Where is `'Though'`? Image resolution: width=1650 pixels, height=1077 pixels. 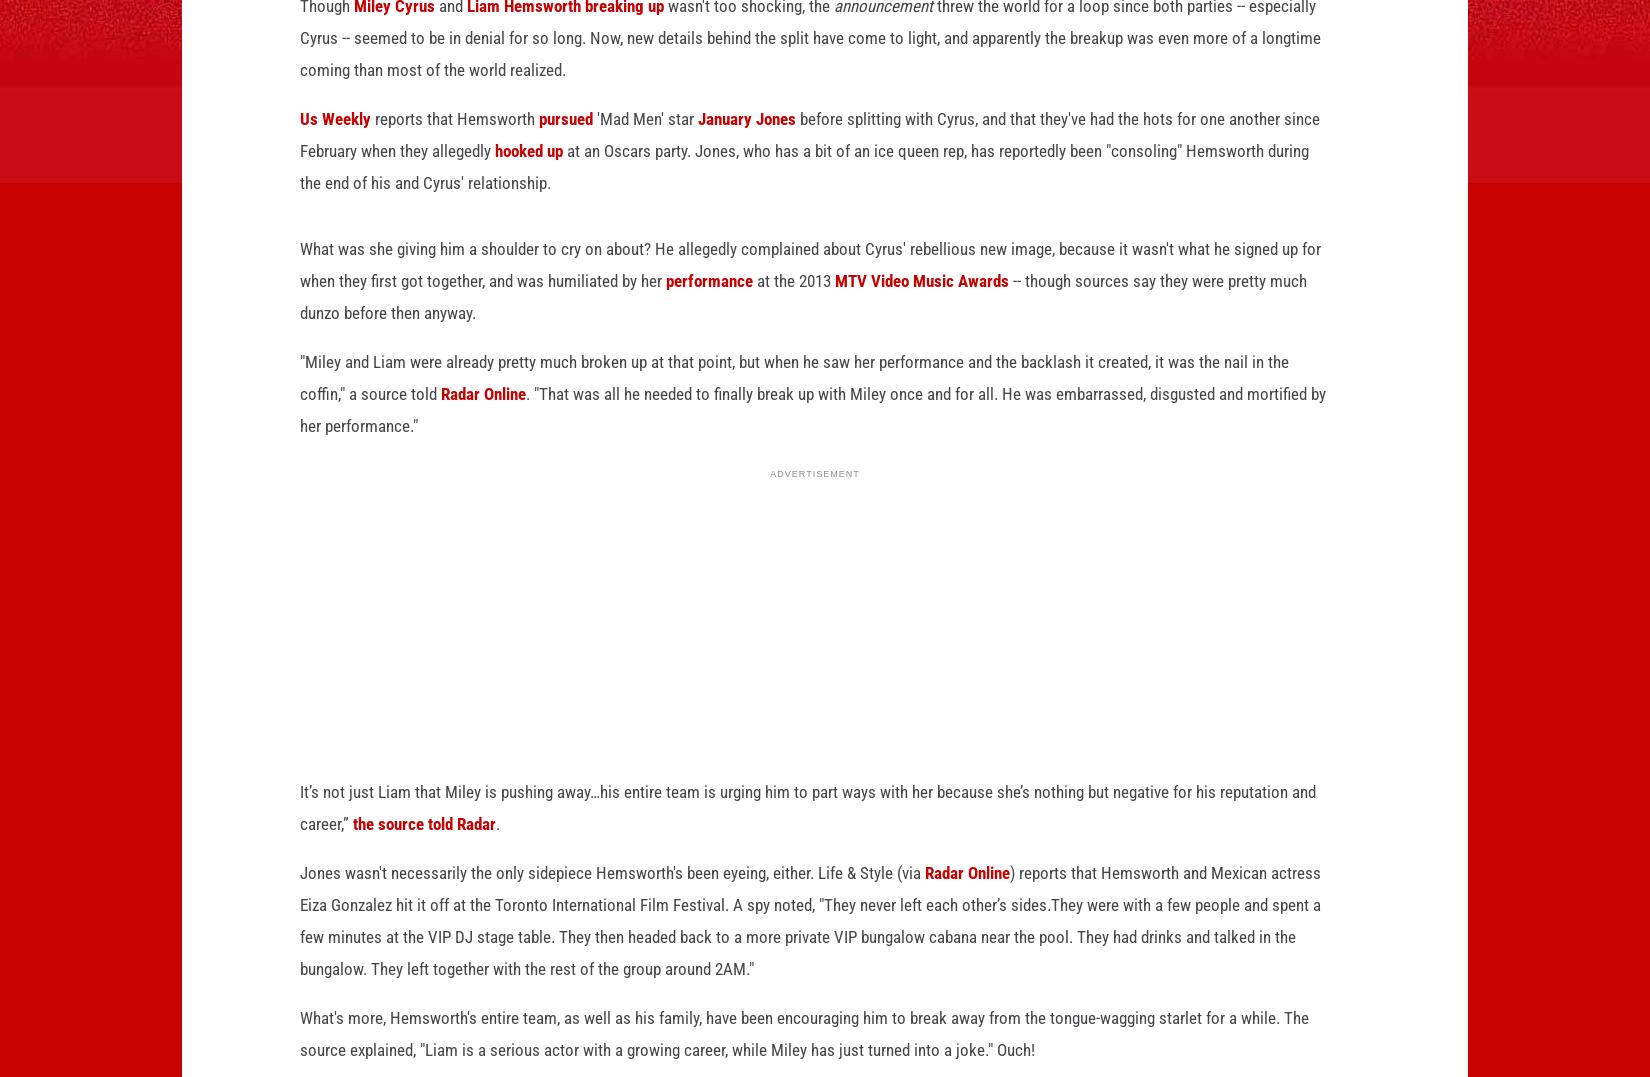
'Though' is located at coordinates (327, 37).